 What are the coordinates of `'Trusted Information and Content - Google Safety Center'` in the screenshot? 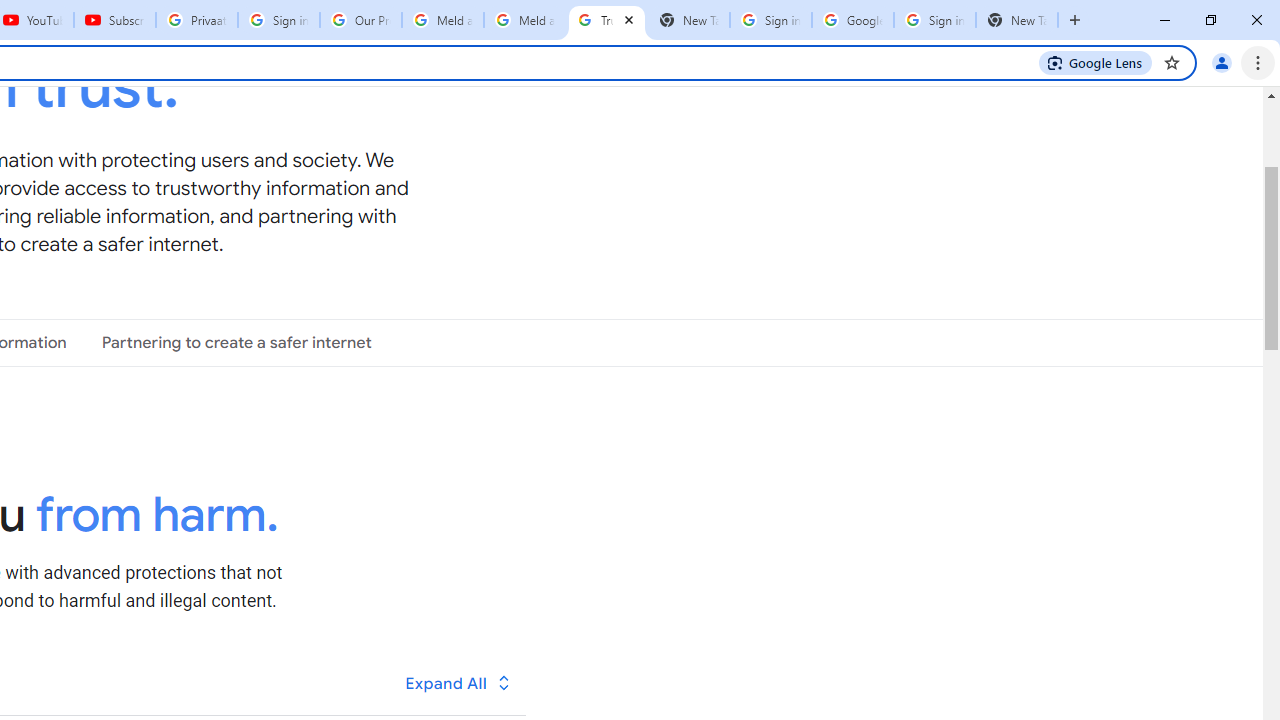 It's located at (605, 20).